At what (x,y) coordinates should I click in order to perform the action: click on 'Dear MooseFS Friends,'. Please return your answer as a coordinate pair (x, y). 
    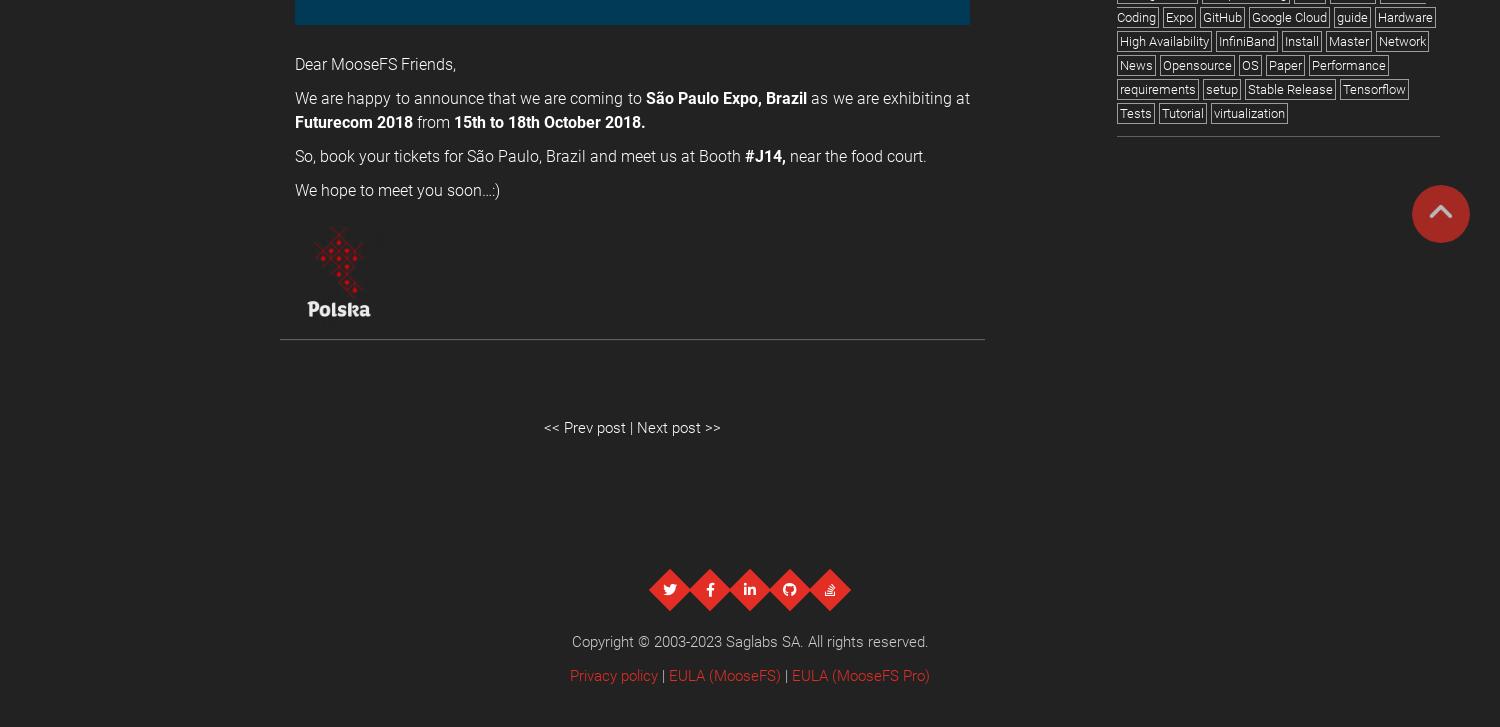
    Looking at the image, I should click on (375, 63).